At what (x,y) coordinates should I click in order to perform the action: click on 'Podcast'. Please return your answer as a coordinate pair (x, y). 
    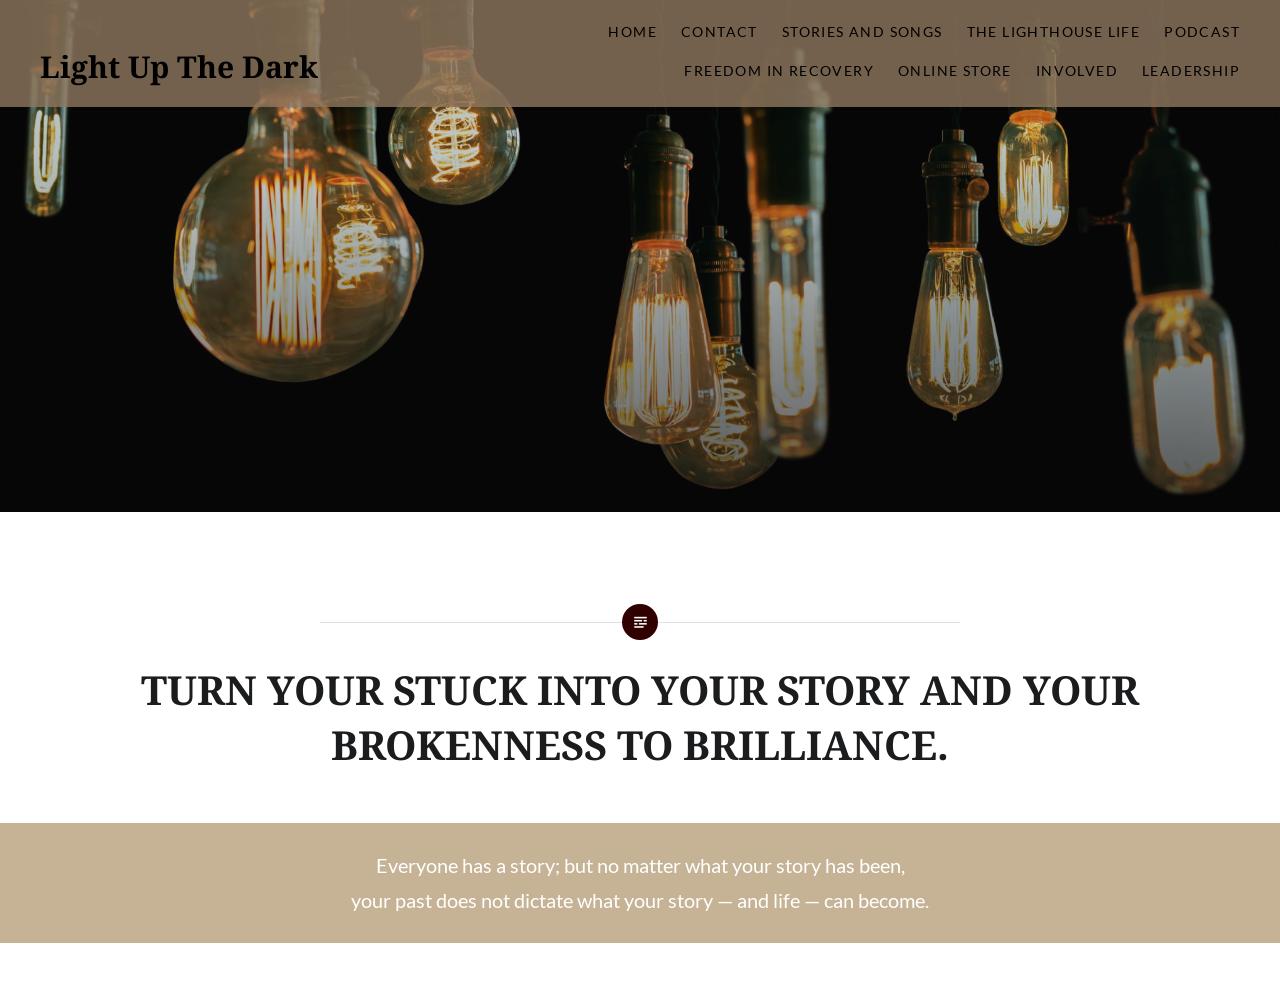
    Looking at the image, I should click on (1201, 31).